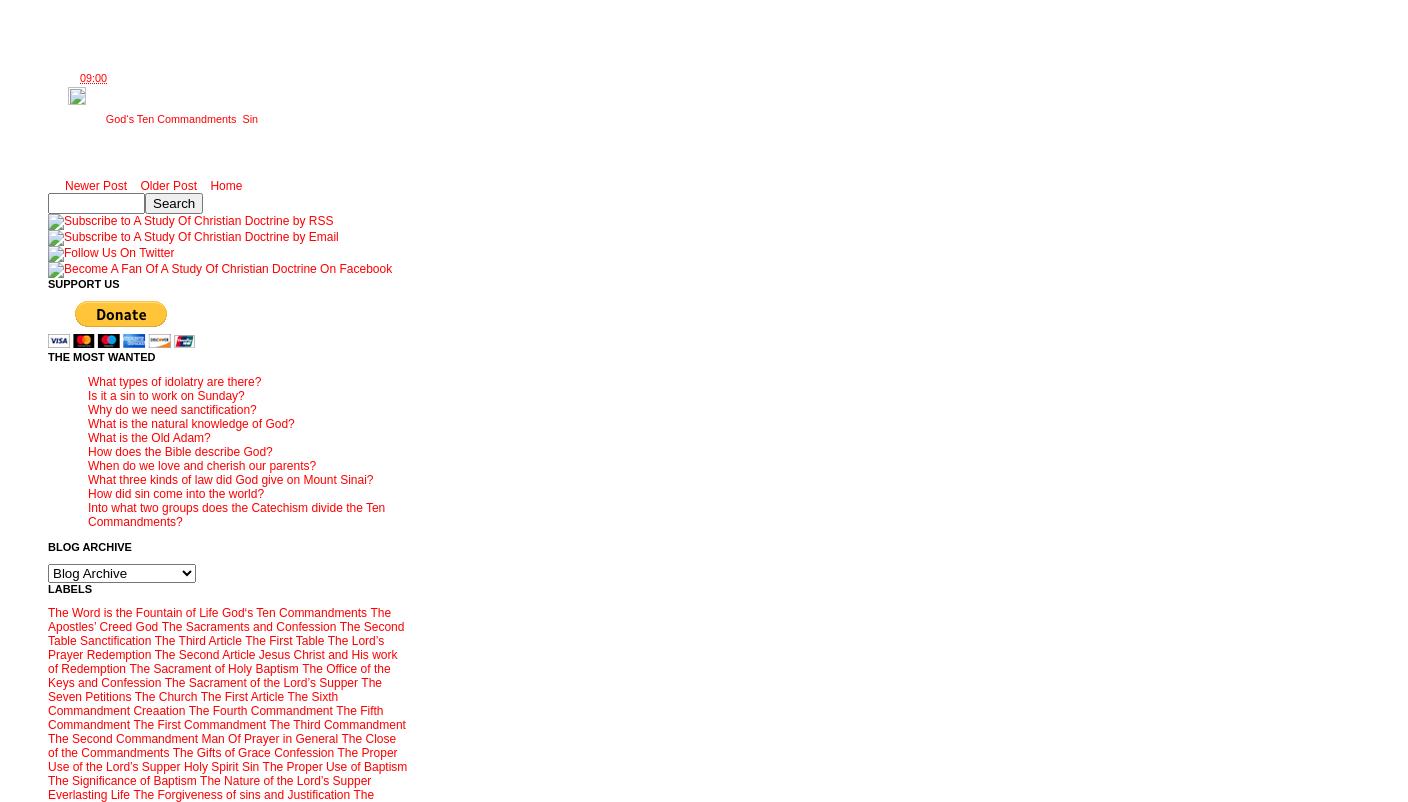 This screenshot has height=802, width=1408. Describe the element at coordinates (67, 117) in the screenshot. I see `'Labels:'` at that location.